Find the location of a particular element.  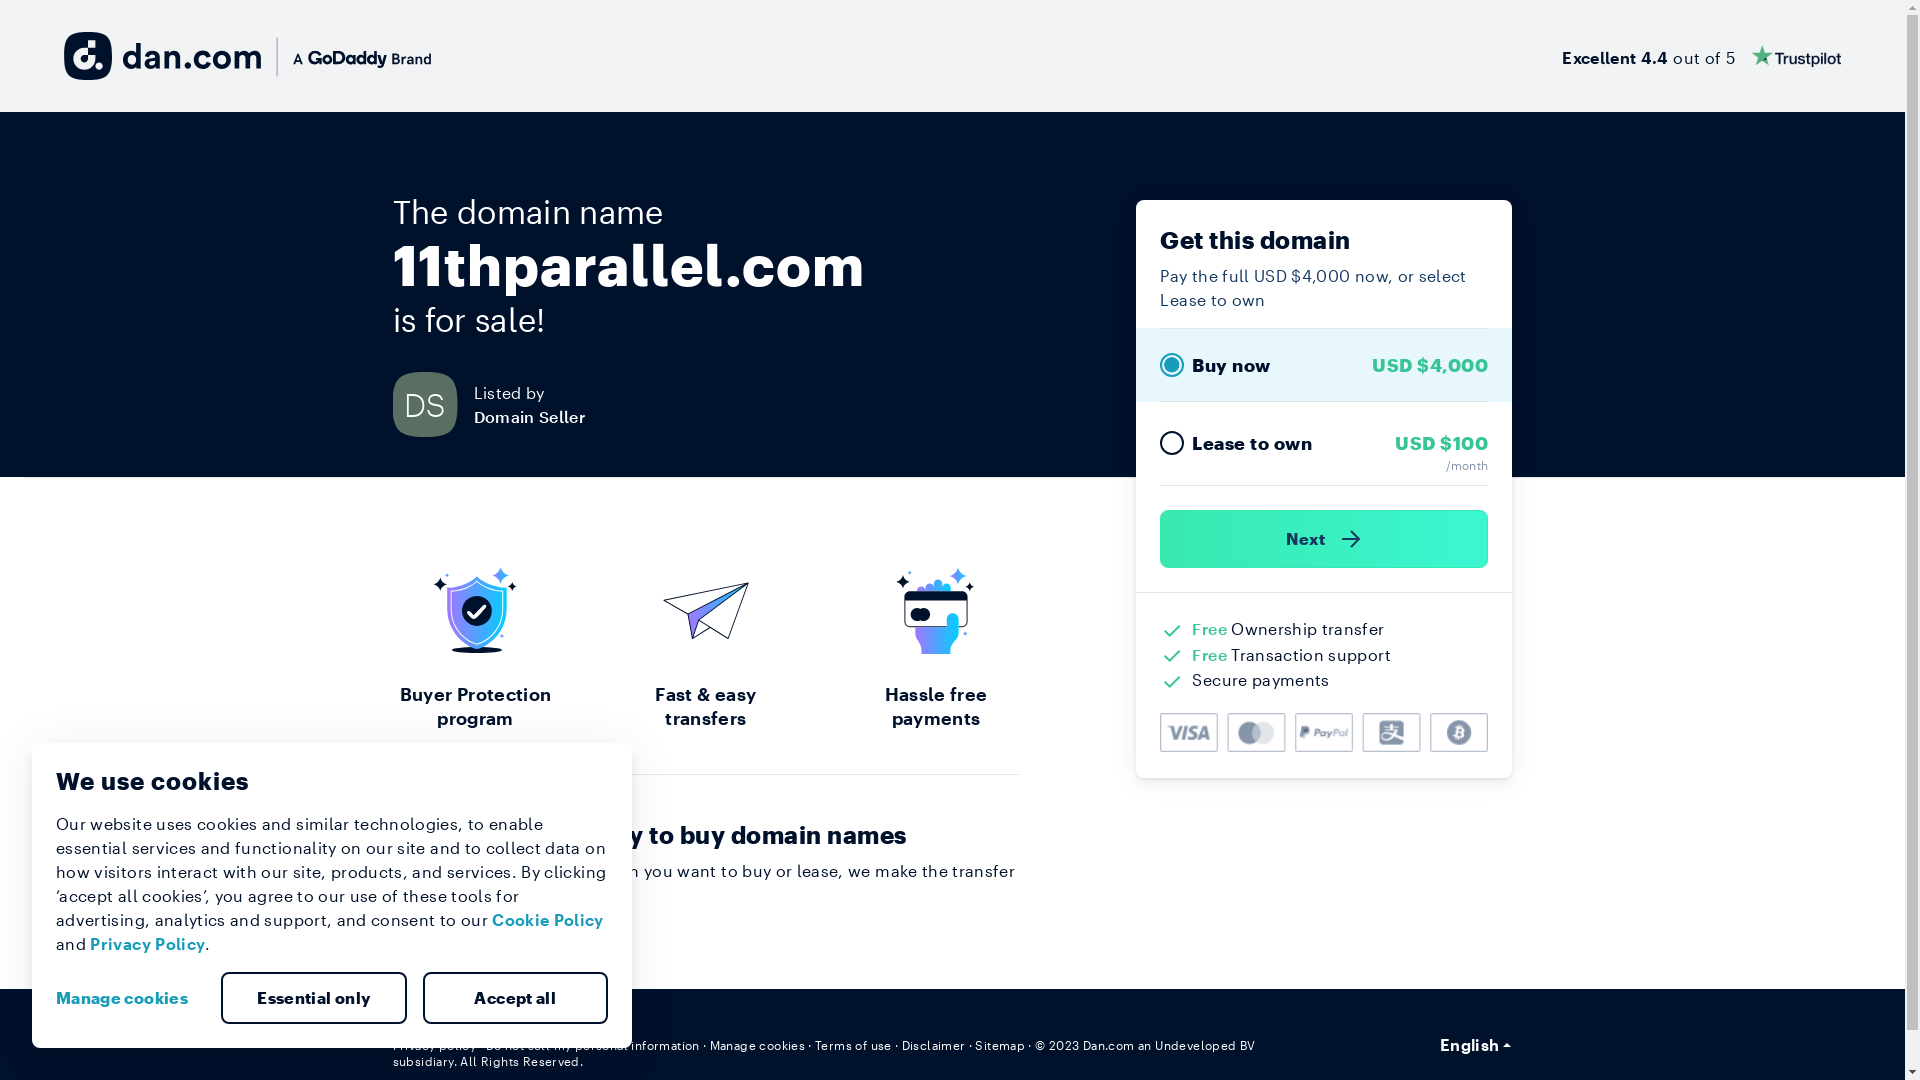

'Disclaimer' is located at coordinates (901, 1044).